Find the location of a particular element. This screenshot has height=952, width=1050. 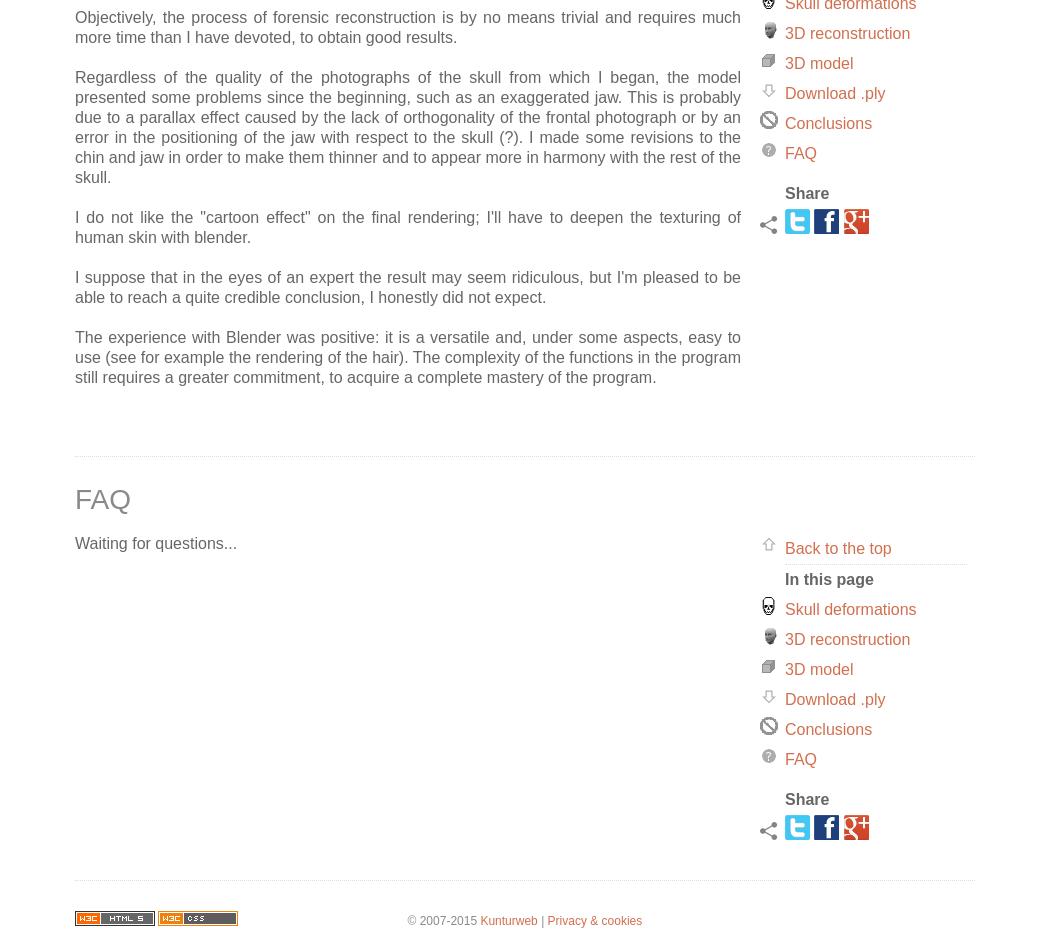

'Privacy & cookies' is located at coordinates (593, 920).